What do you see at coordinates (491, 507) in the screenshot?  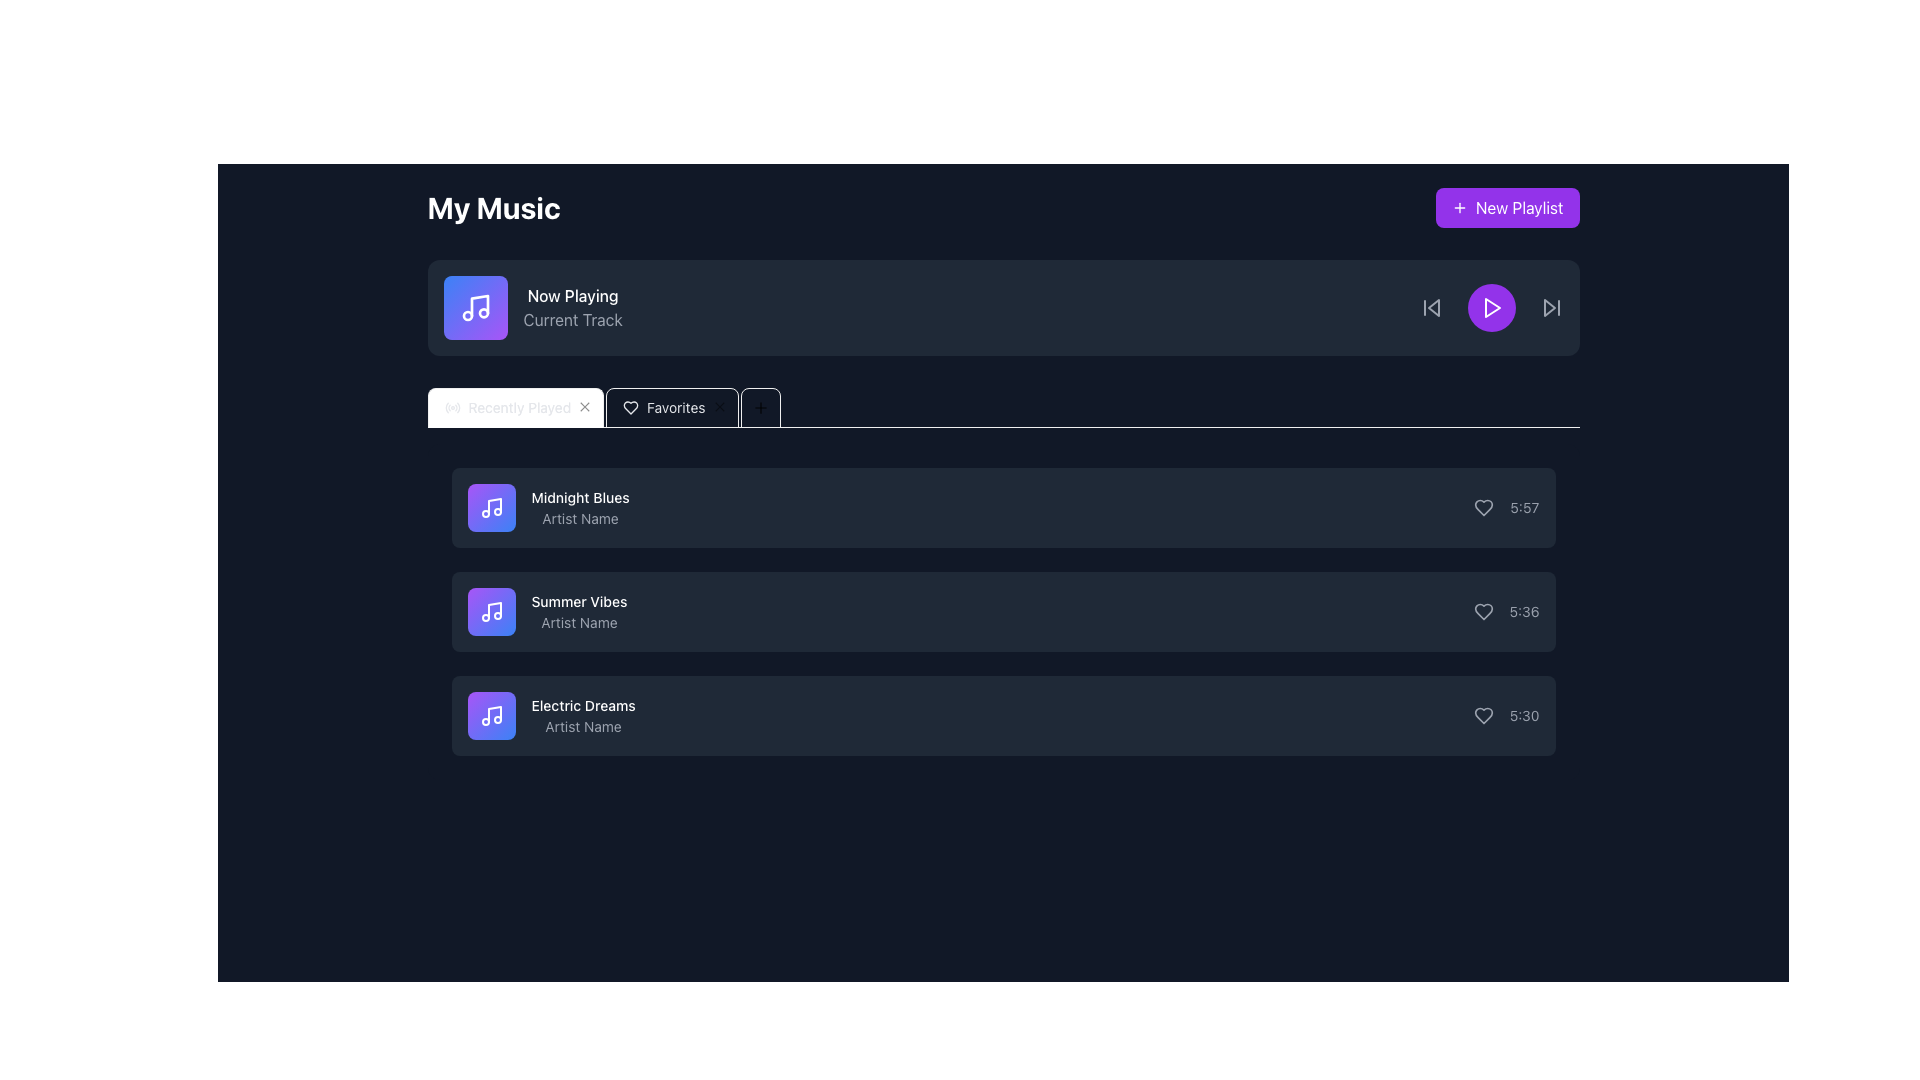 I see `the music icon in the 'Now Playing' section, which signifies the current track` at bounding box center [491, 507].